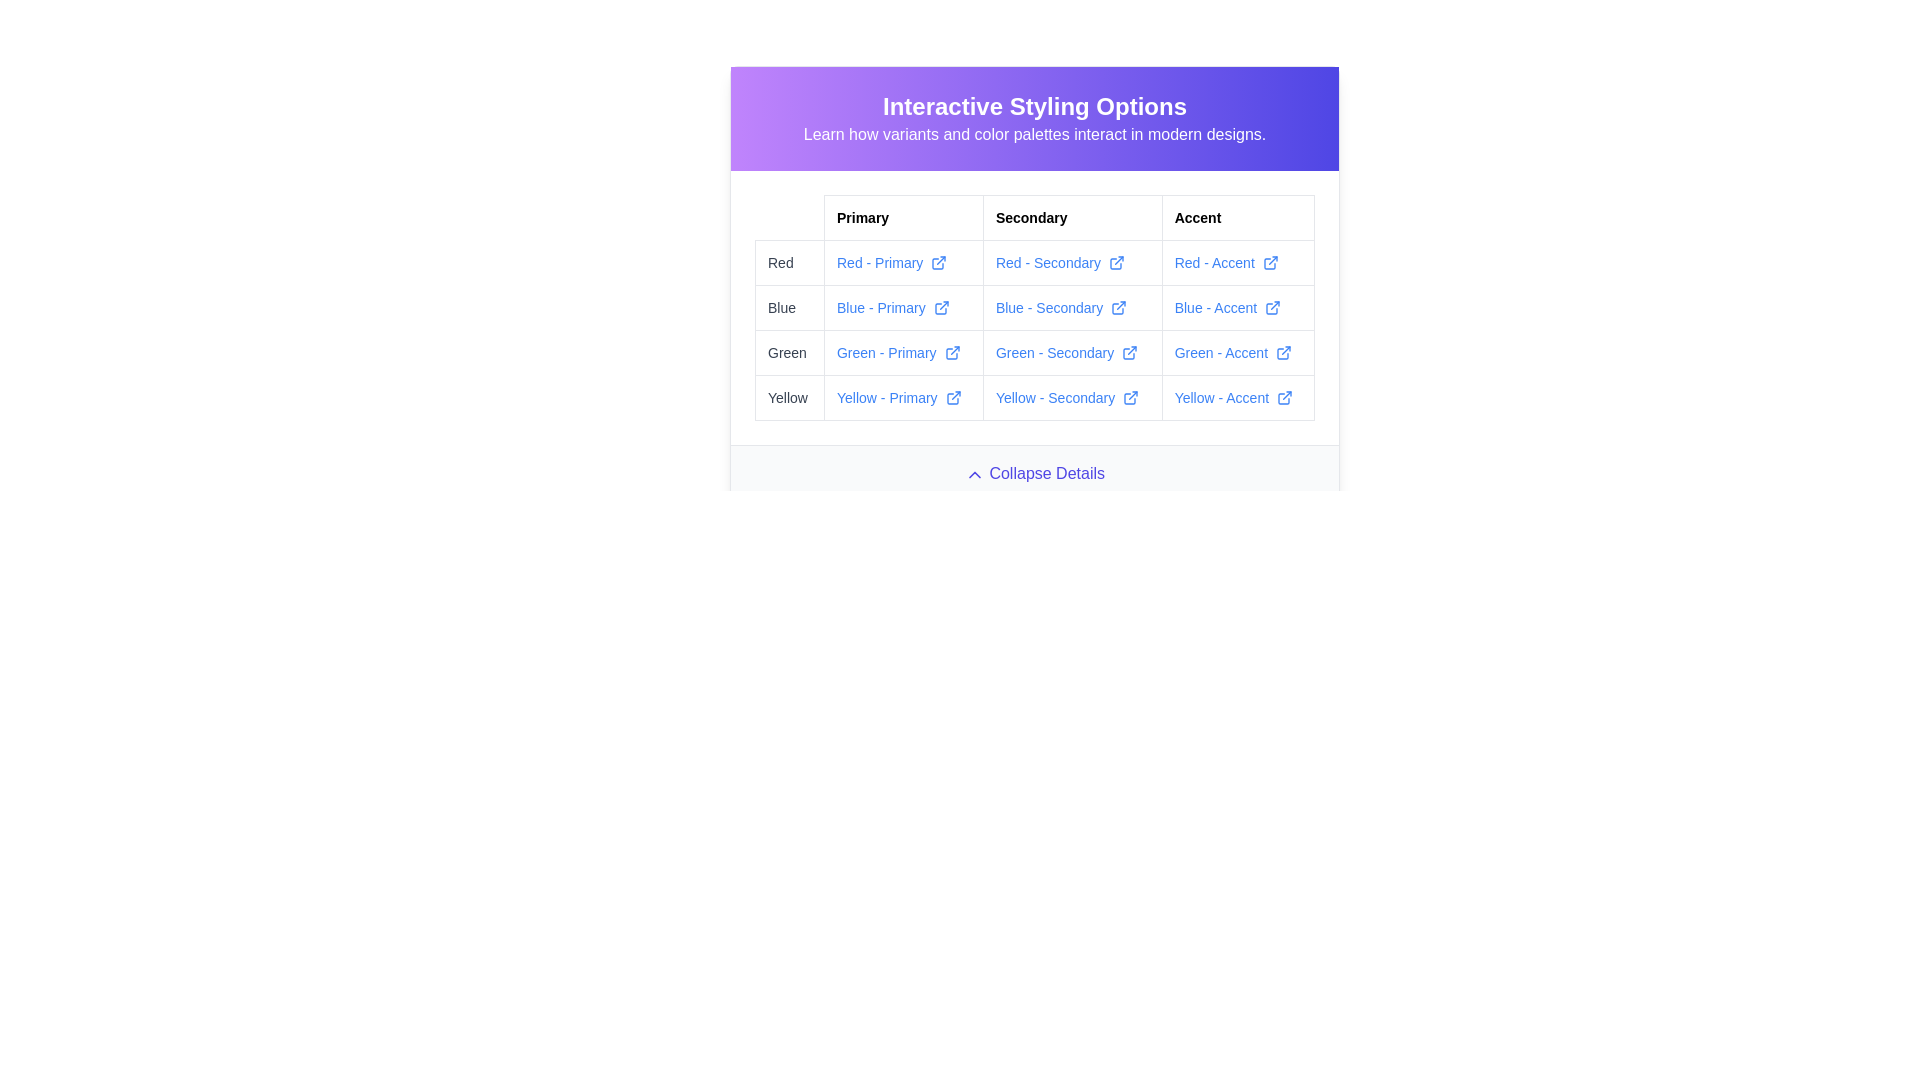 The height and width of the screenshot is (1080, 1920). What do you see at coordinates (1059, 261) in the screenshot?
I see `the hyperlink in the 'Secondary' column related to the 'Red' label` at bounding box center [1059, 261].